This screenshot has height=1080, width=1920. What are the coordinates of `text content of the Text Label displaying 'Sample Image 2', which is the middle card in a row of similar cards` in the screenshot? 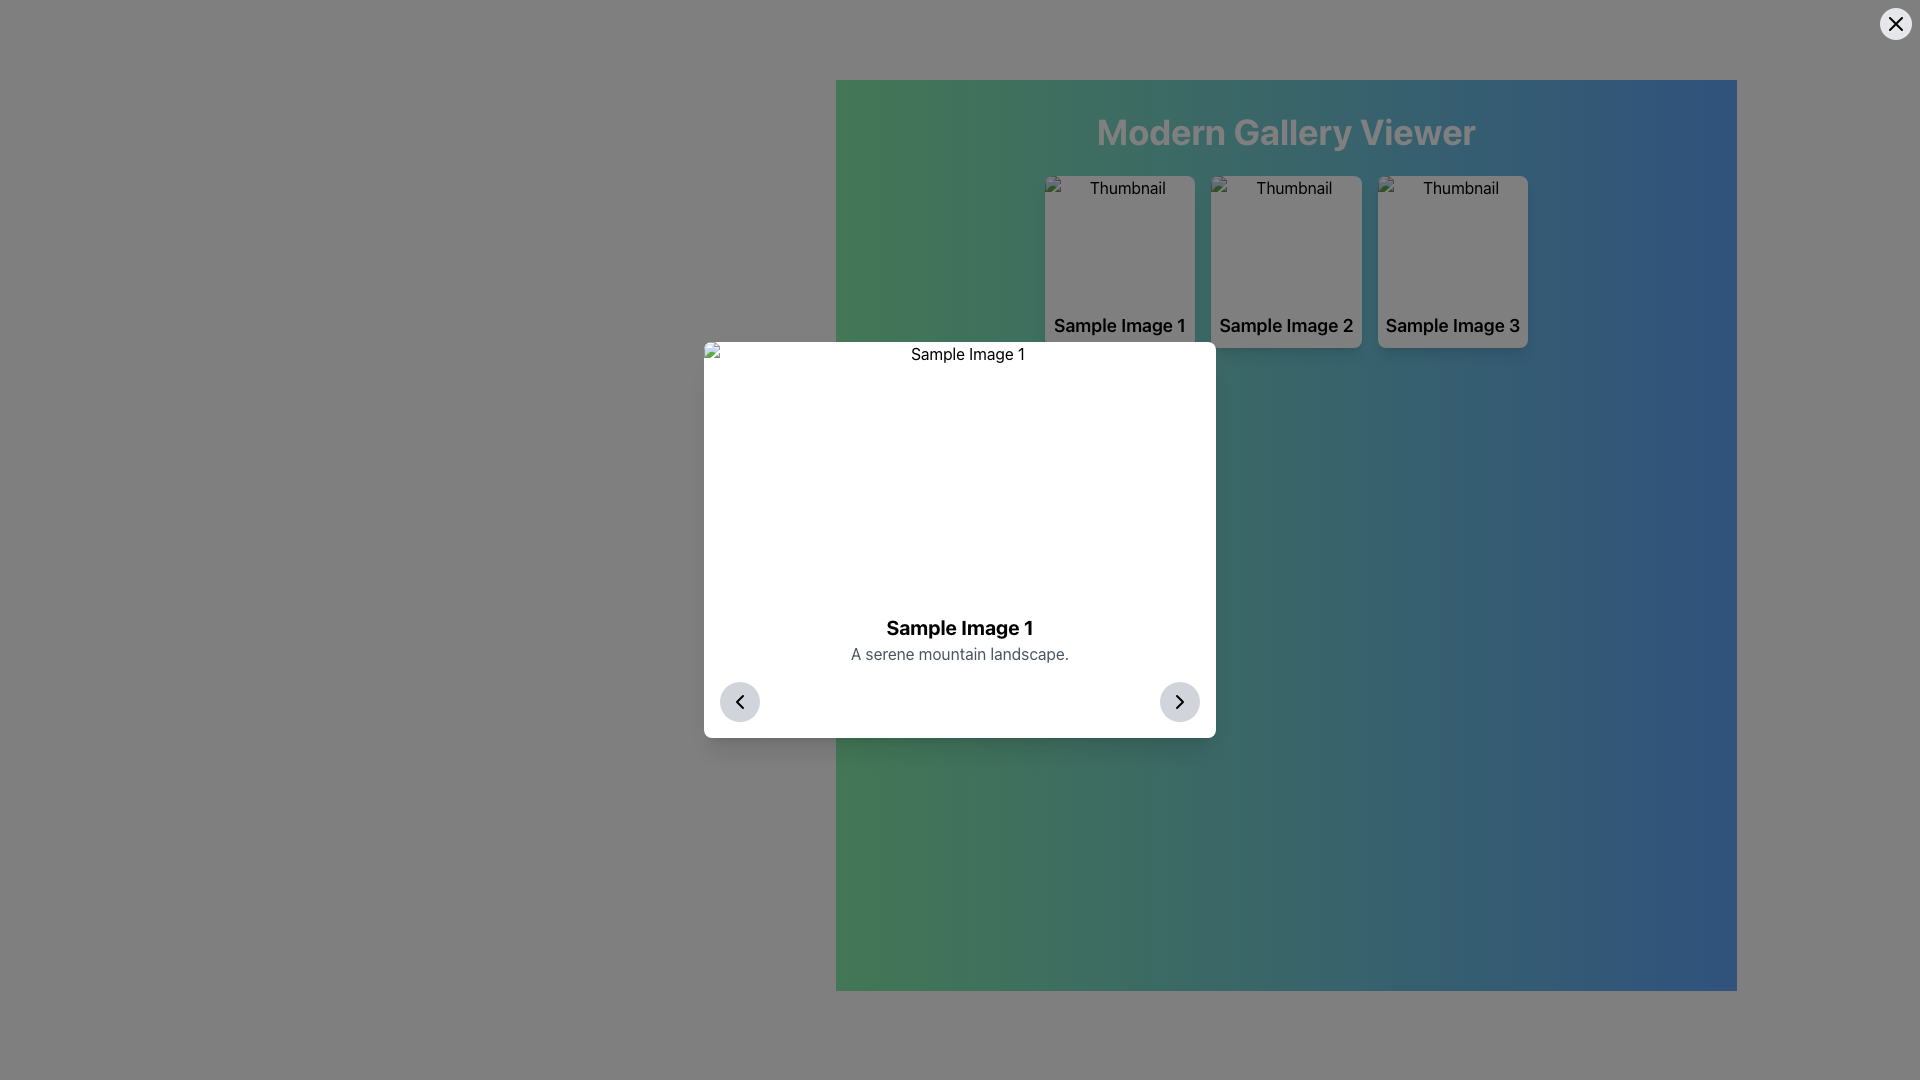 It's located at (1286, 325).